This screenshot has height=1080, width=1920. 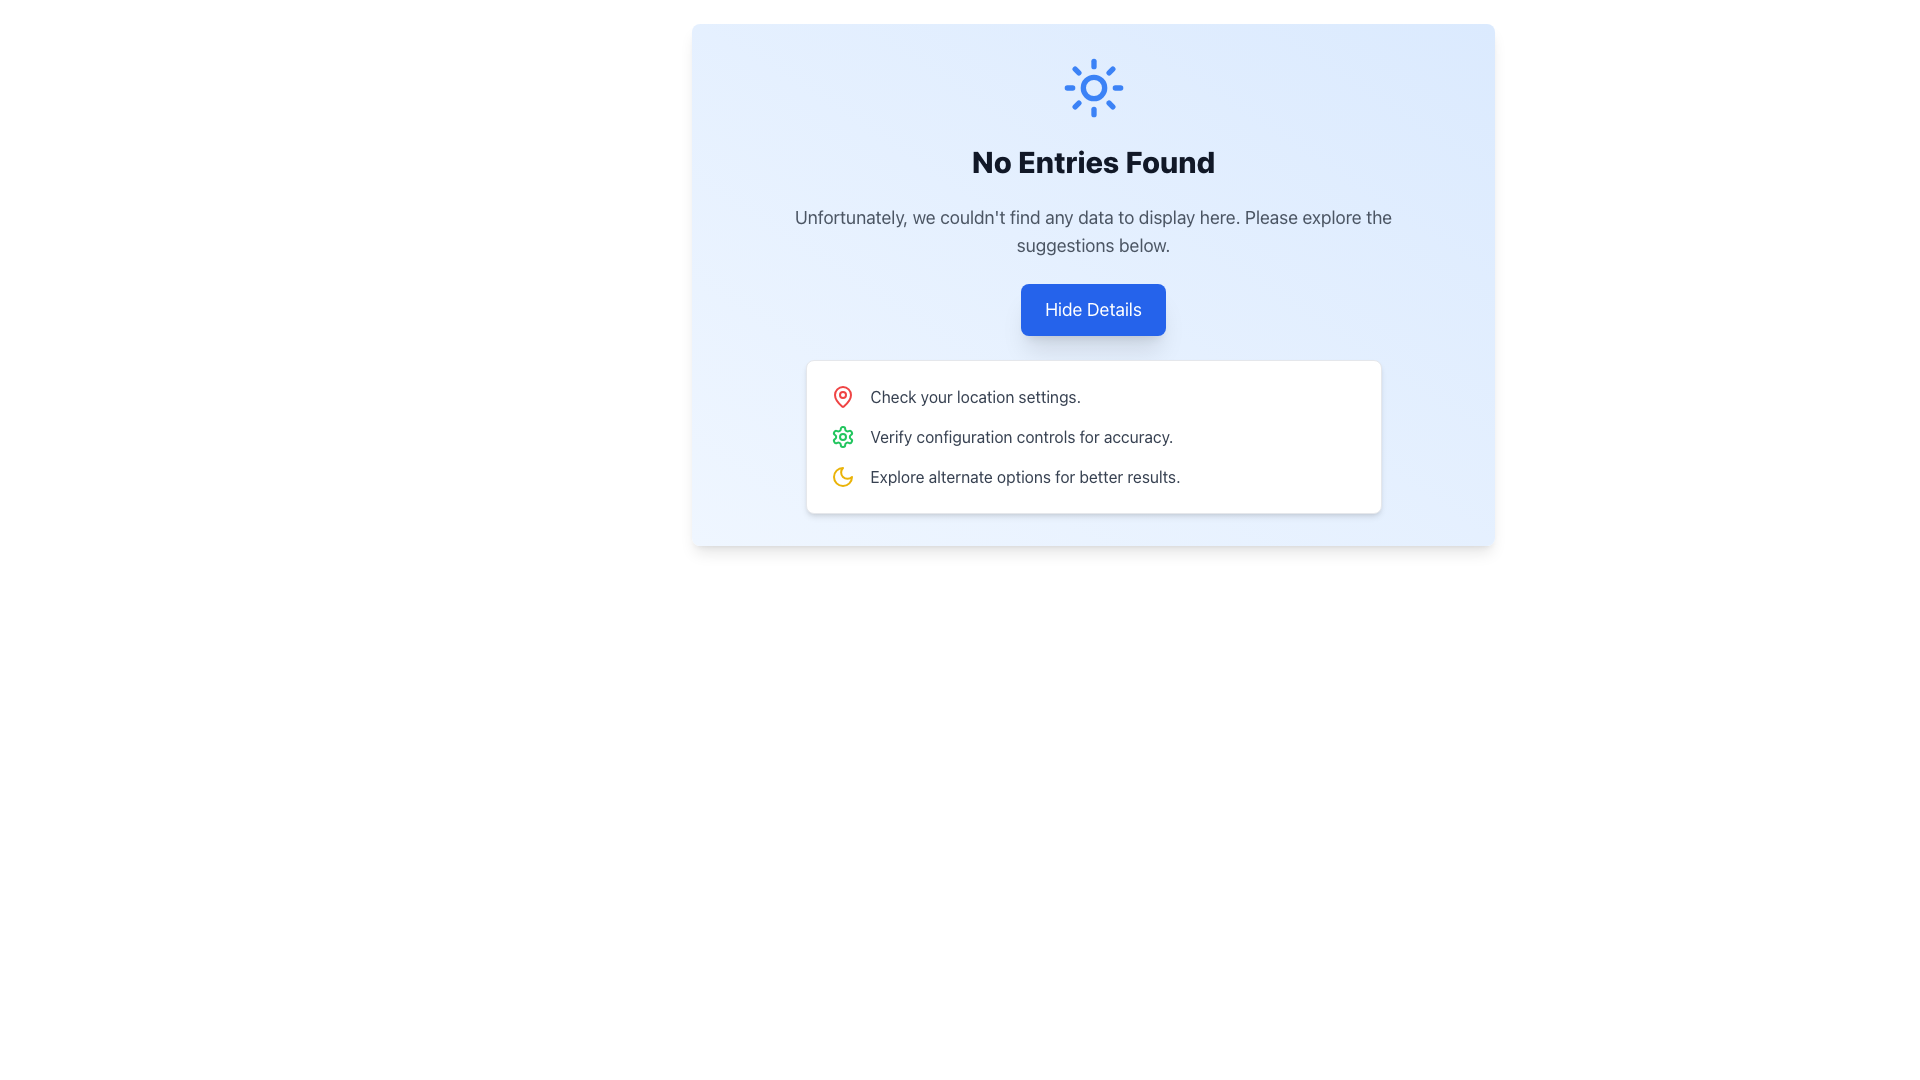 What do you see at coordinates (1092, 435) in the screenshot?
I see `the actionable list item containing the text 'Verify configuration controls for accuracy.'` at bounding box center [1092, 435].